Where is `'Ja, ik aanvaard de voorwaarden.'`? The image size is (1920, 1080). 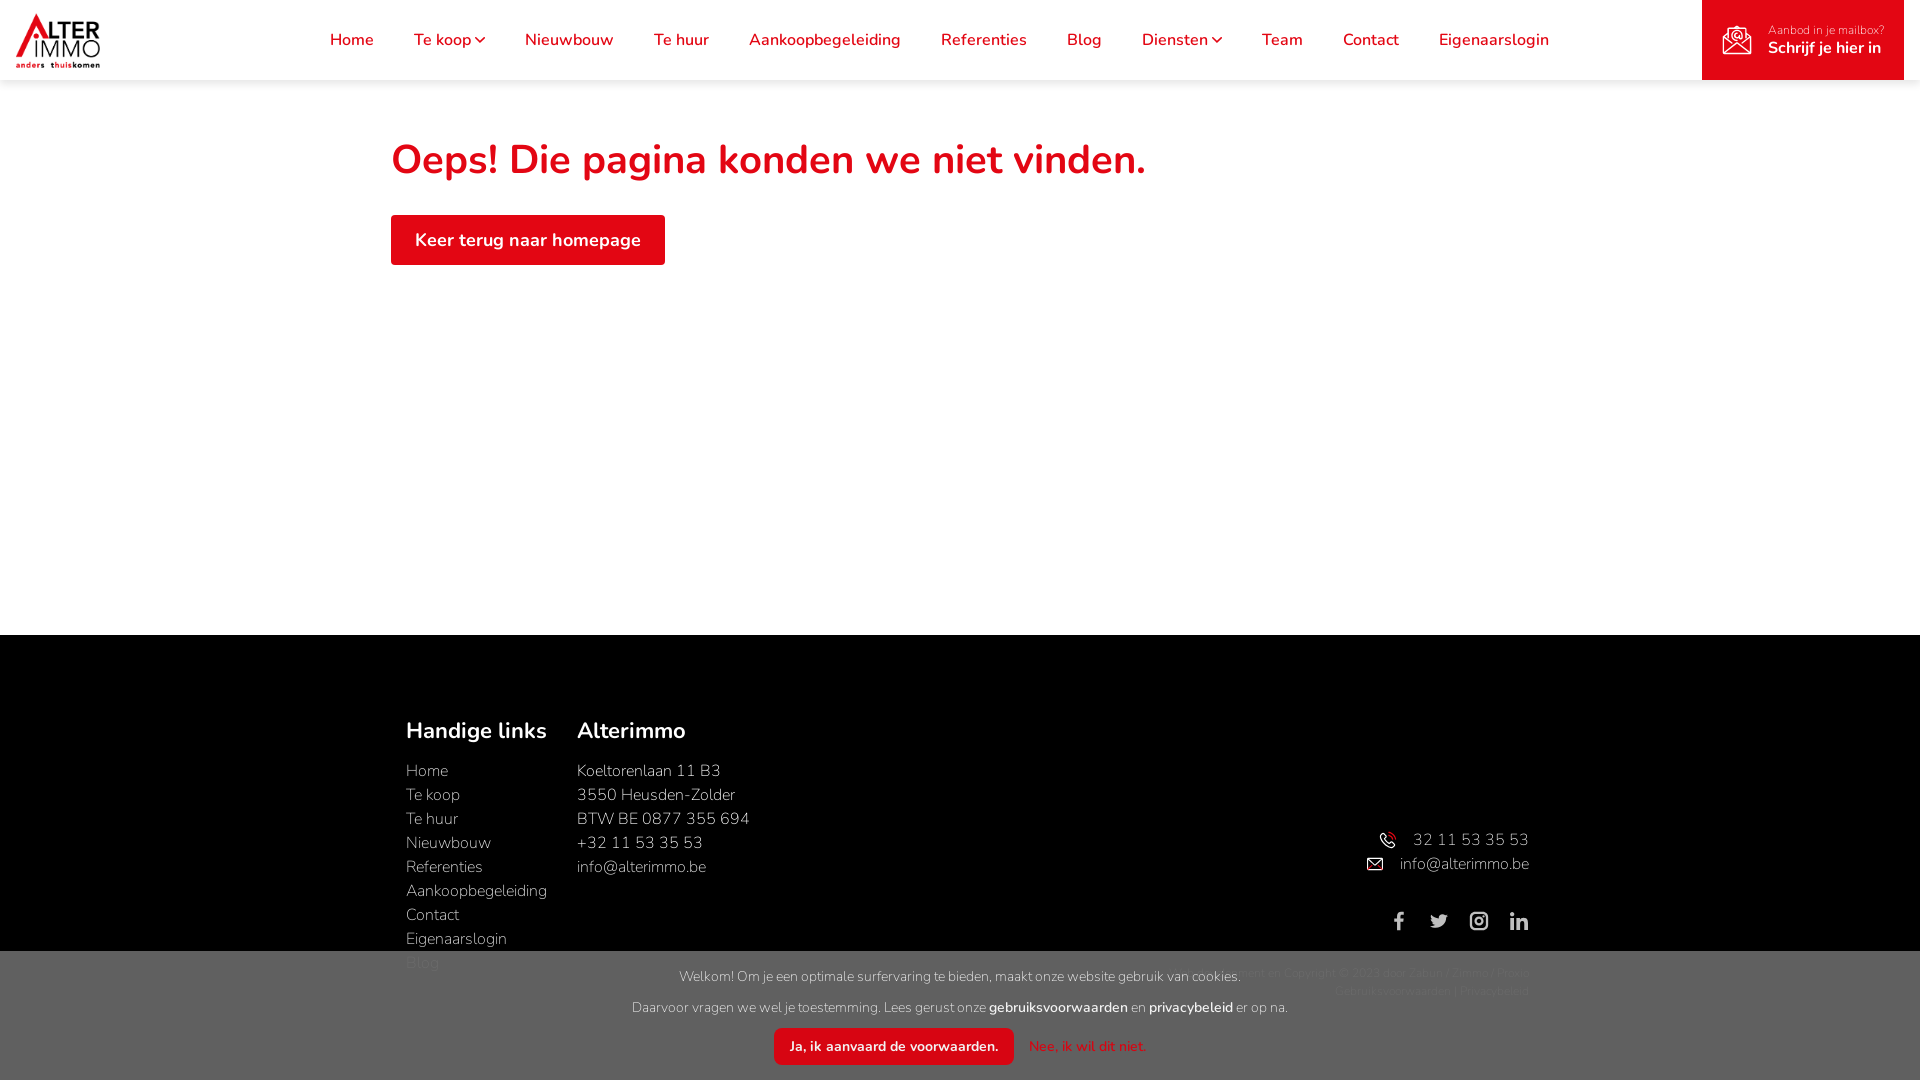
'Ja, ik aanvaard de voorwaarden.' is located at coordinates (892, 1045).